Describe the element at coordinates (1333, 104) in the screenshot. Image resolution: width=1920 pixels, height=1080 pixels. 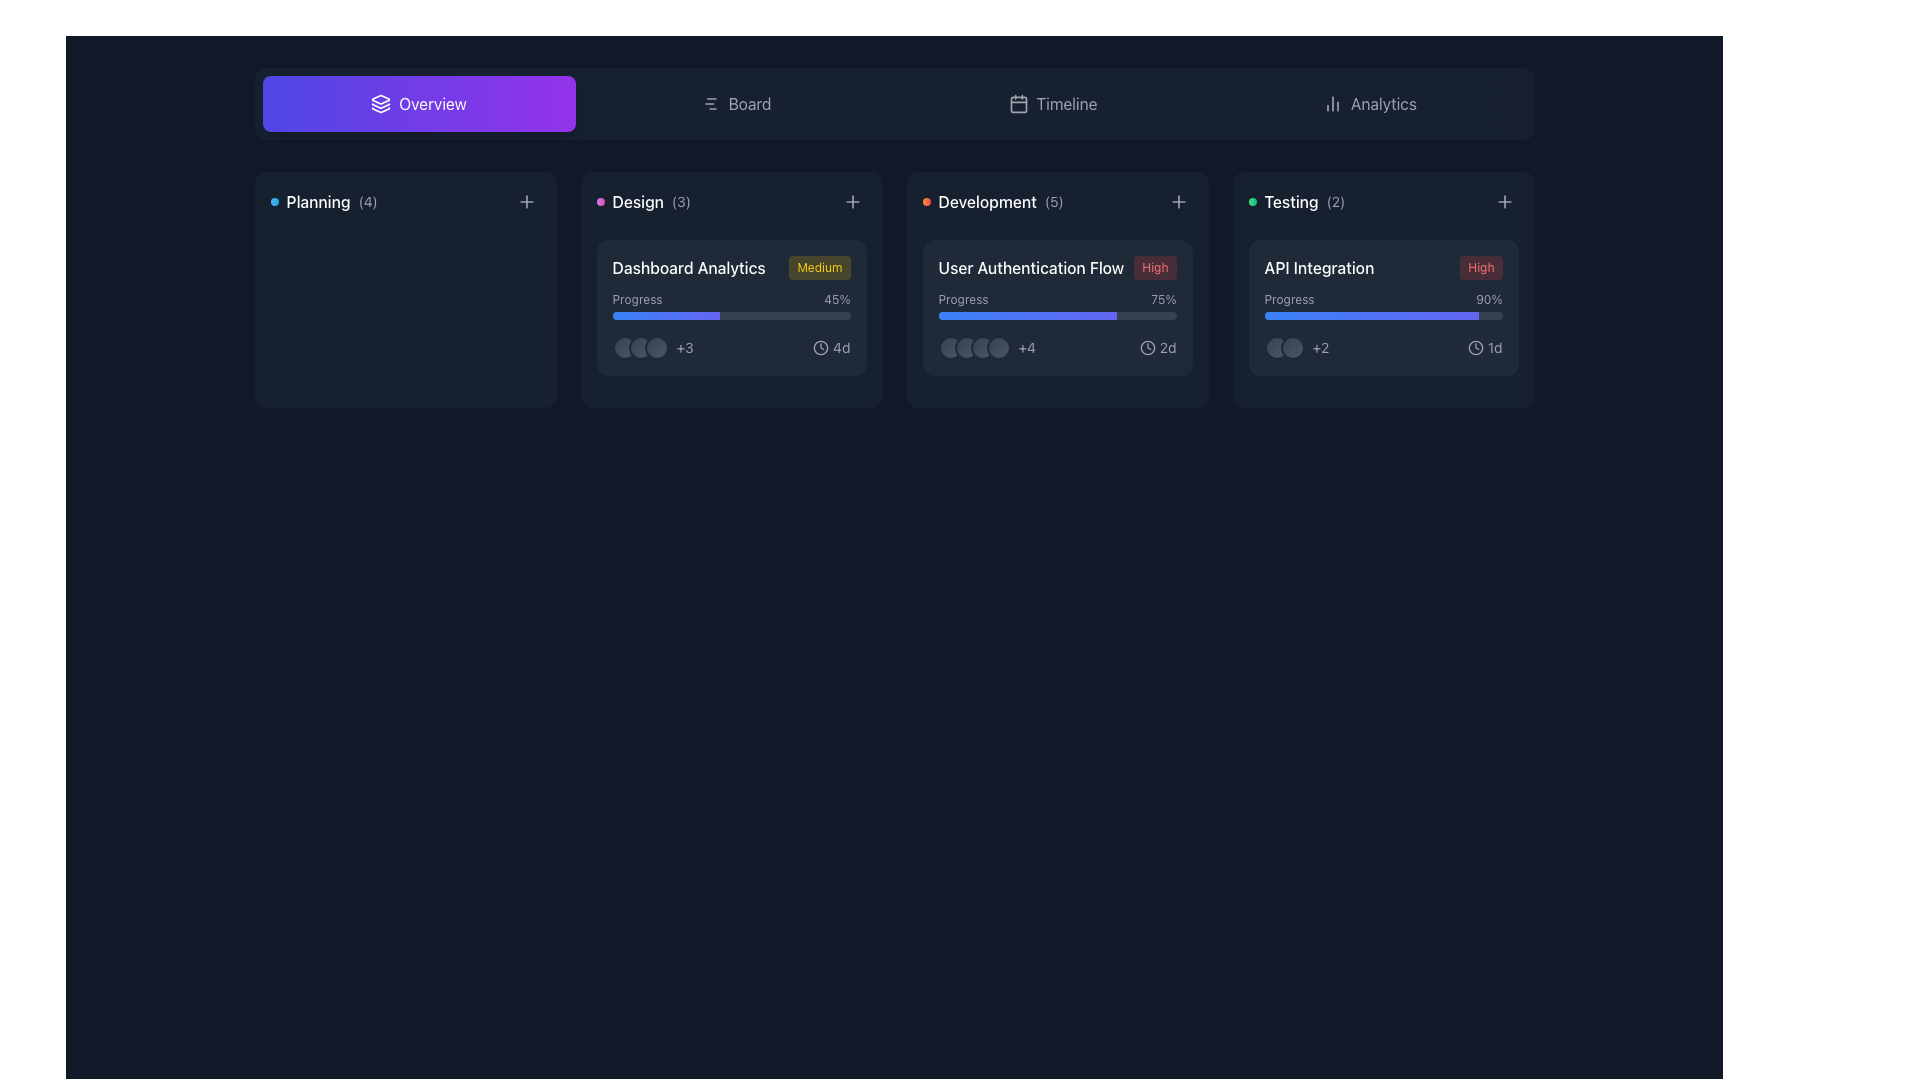
I see `the vertically-oriented bar chart icon located within the 'Analytics' button in the upper navigation bar, to the left of the text 'Analytics'` at that location.